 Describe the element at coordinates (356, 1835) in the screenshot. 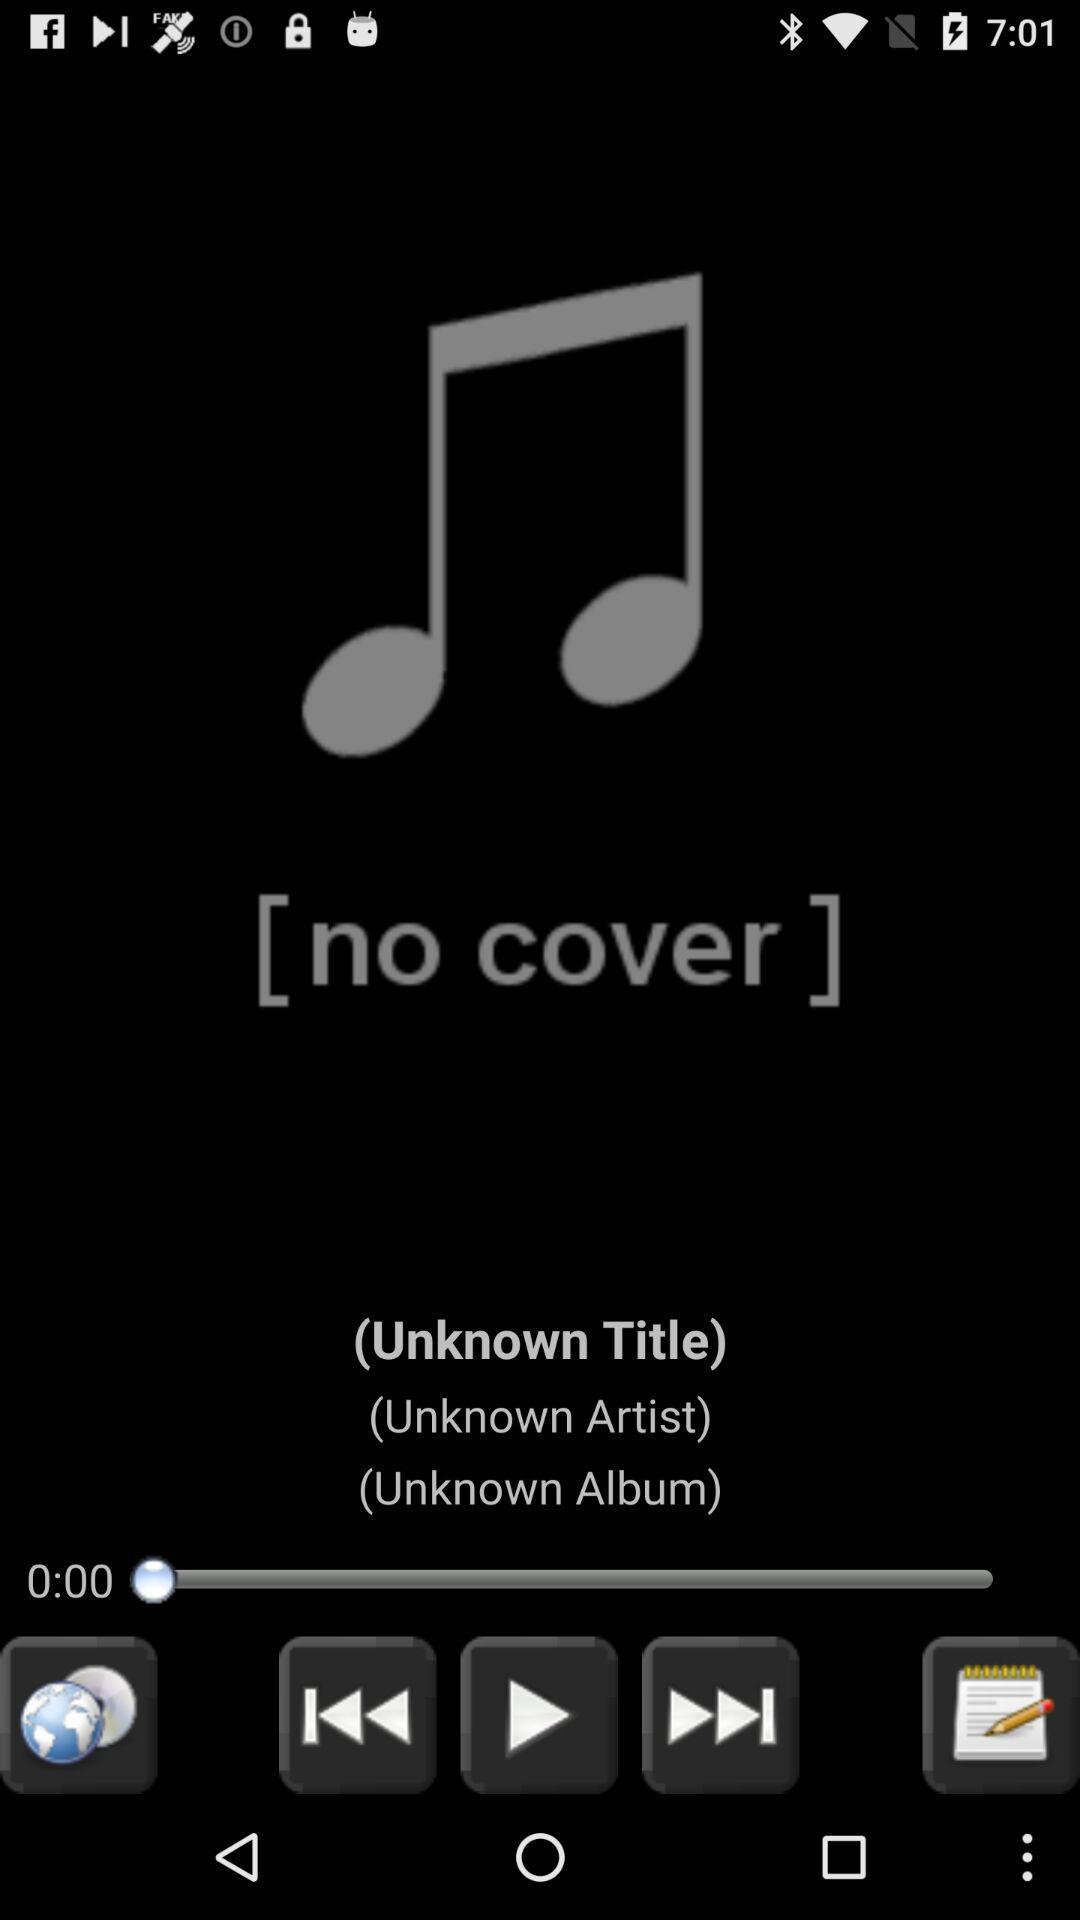

I see `the av_rewind icon` at that location.